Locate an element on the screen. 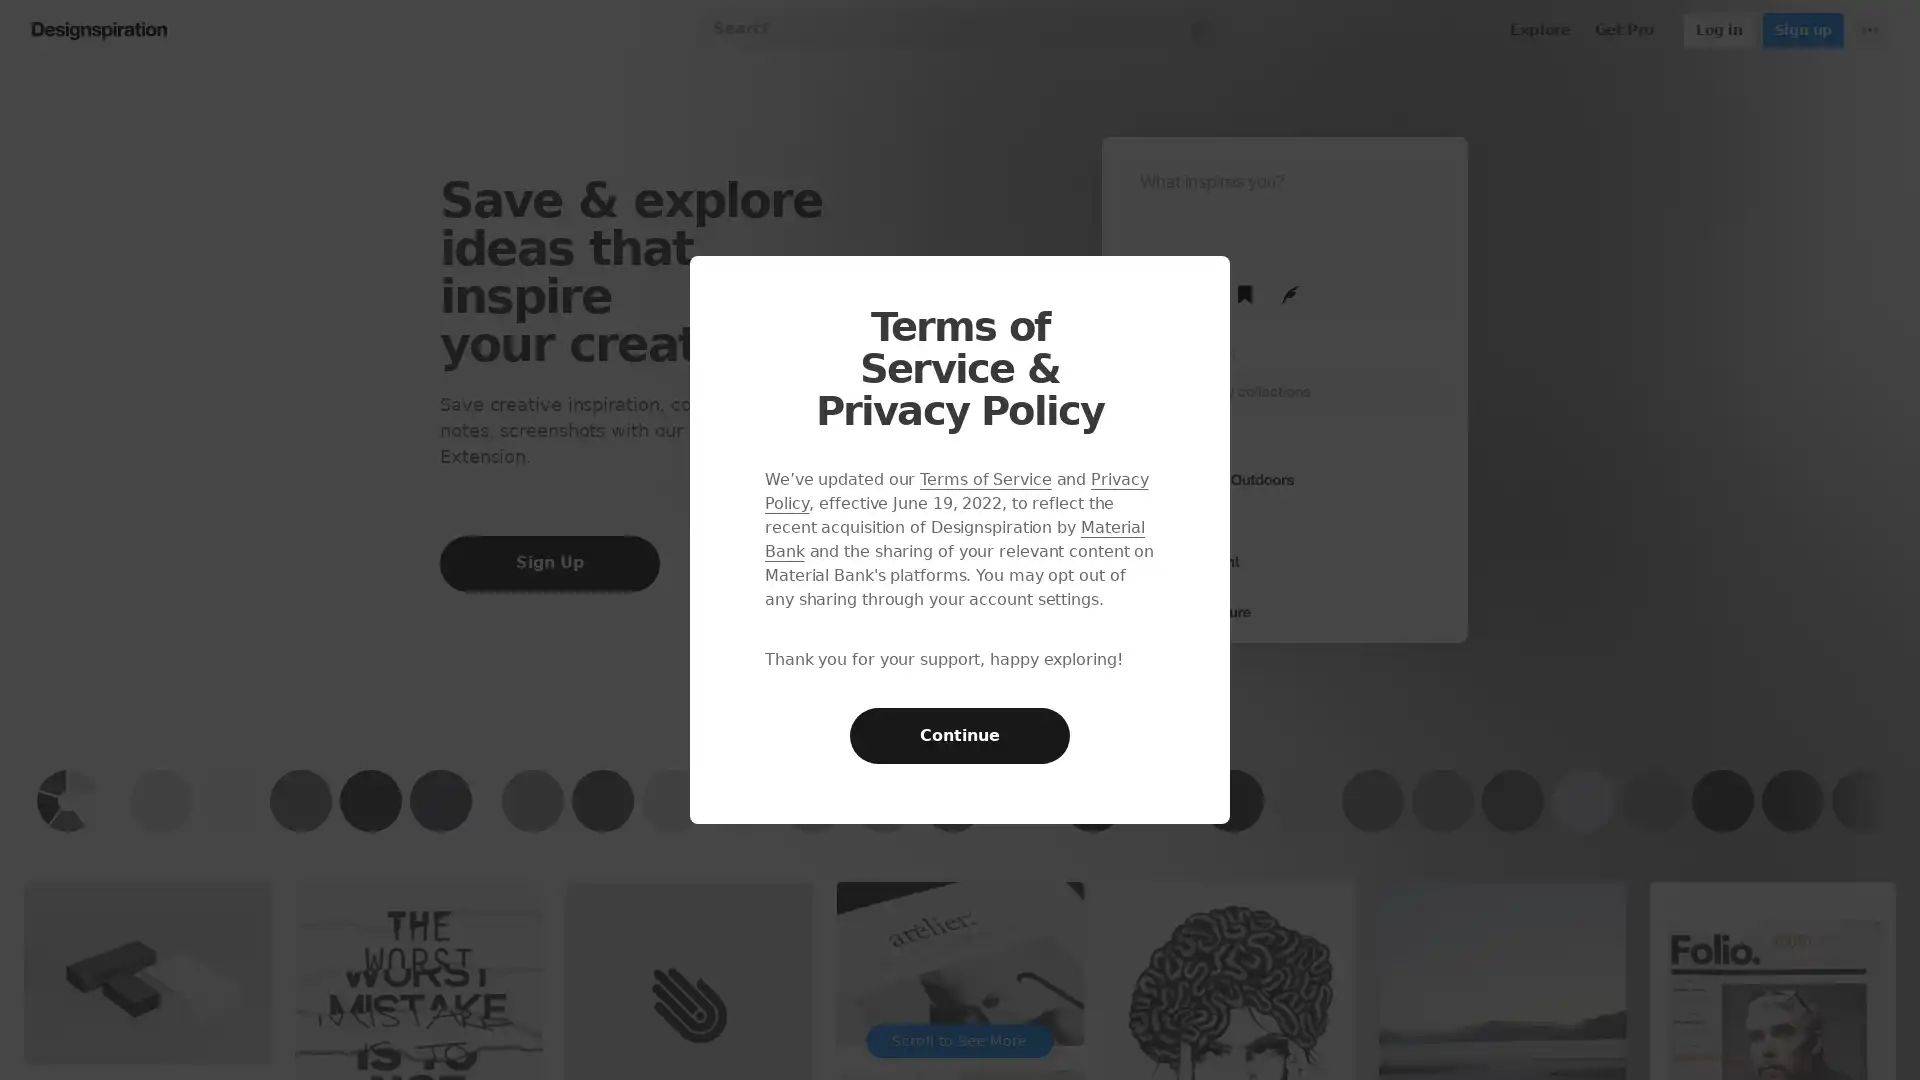  Continue is located at coordinates (960, 736).